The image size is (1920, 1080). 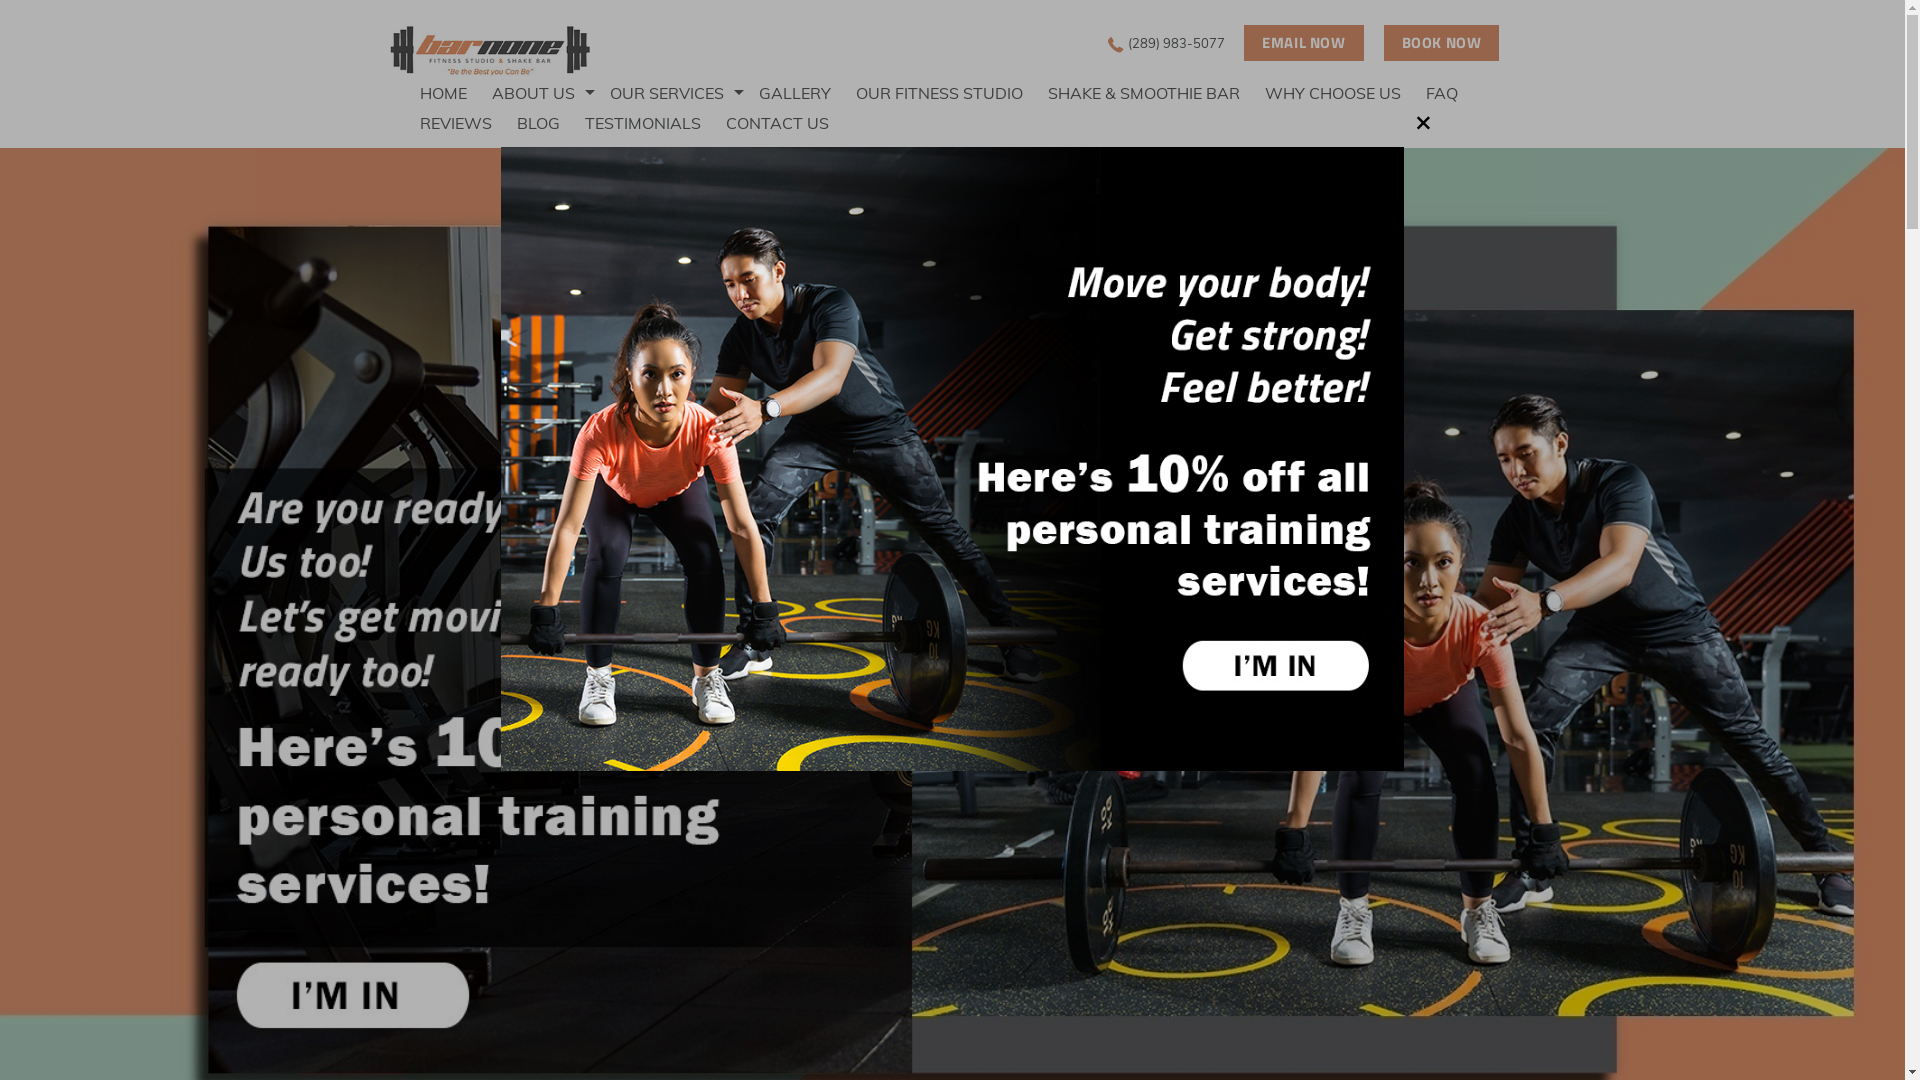 I want to click on 'OUR FITNESS STUDIO', so click(x=950, y=92).